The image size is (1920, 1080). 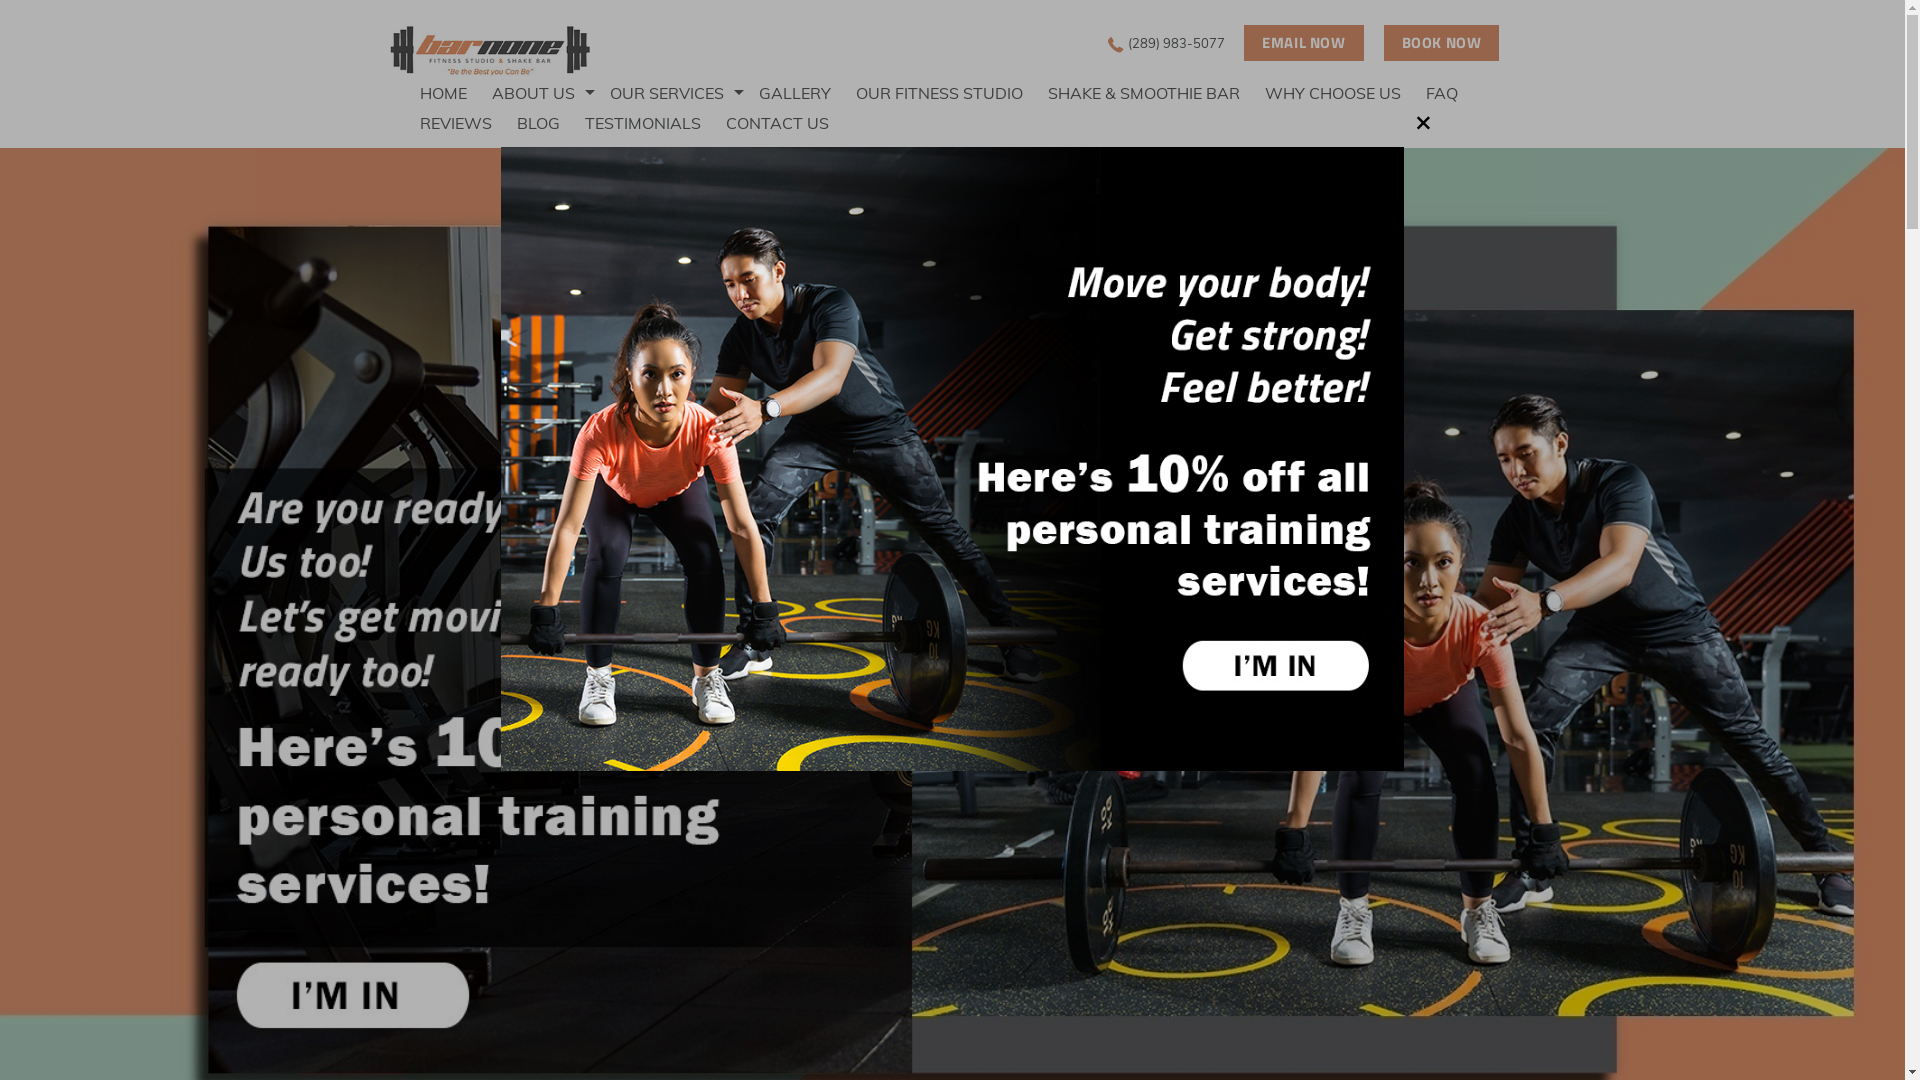 I want to click on 'OUR FITNESS STUDIO', so click(x=950, y=92).